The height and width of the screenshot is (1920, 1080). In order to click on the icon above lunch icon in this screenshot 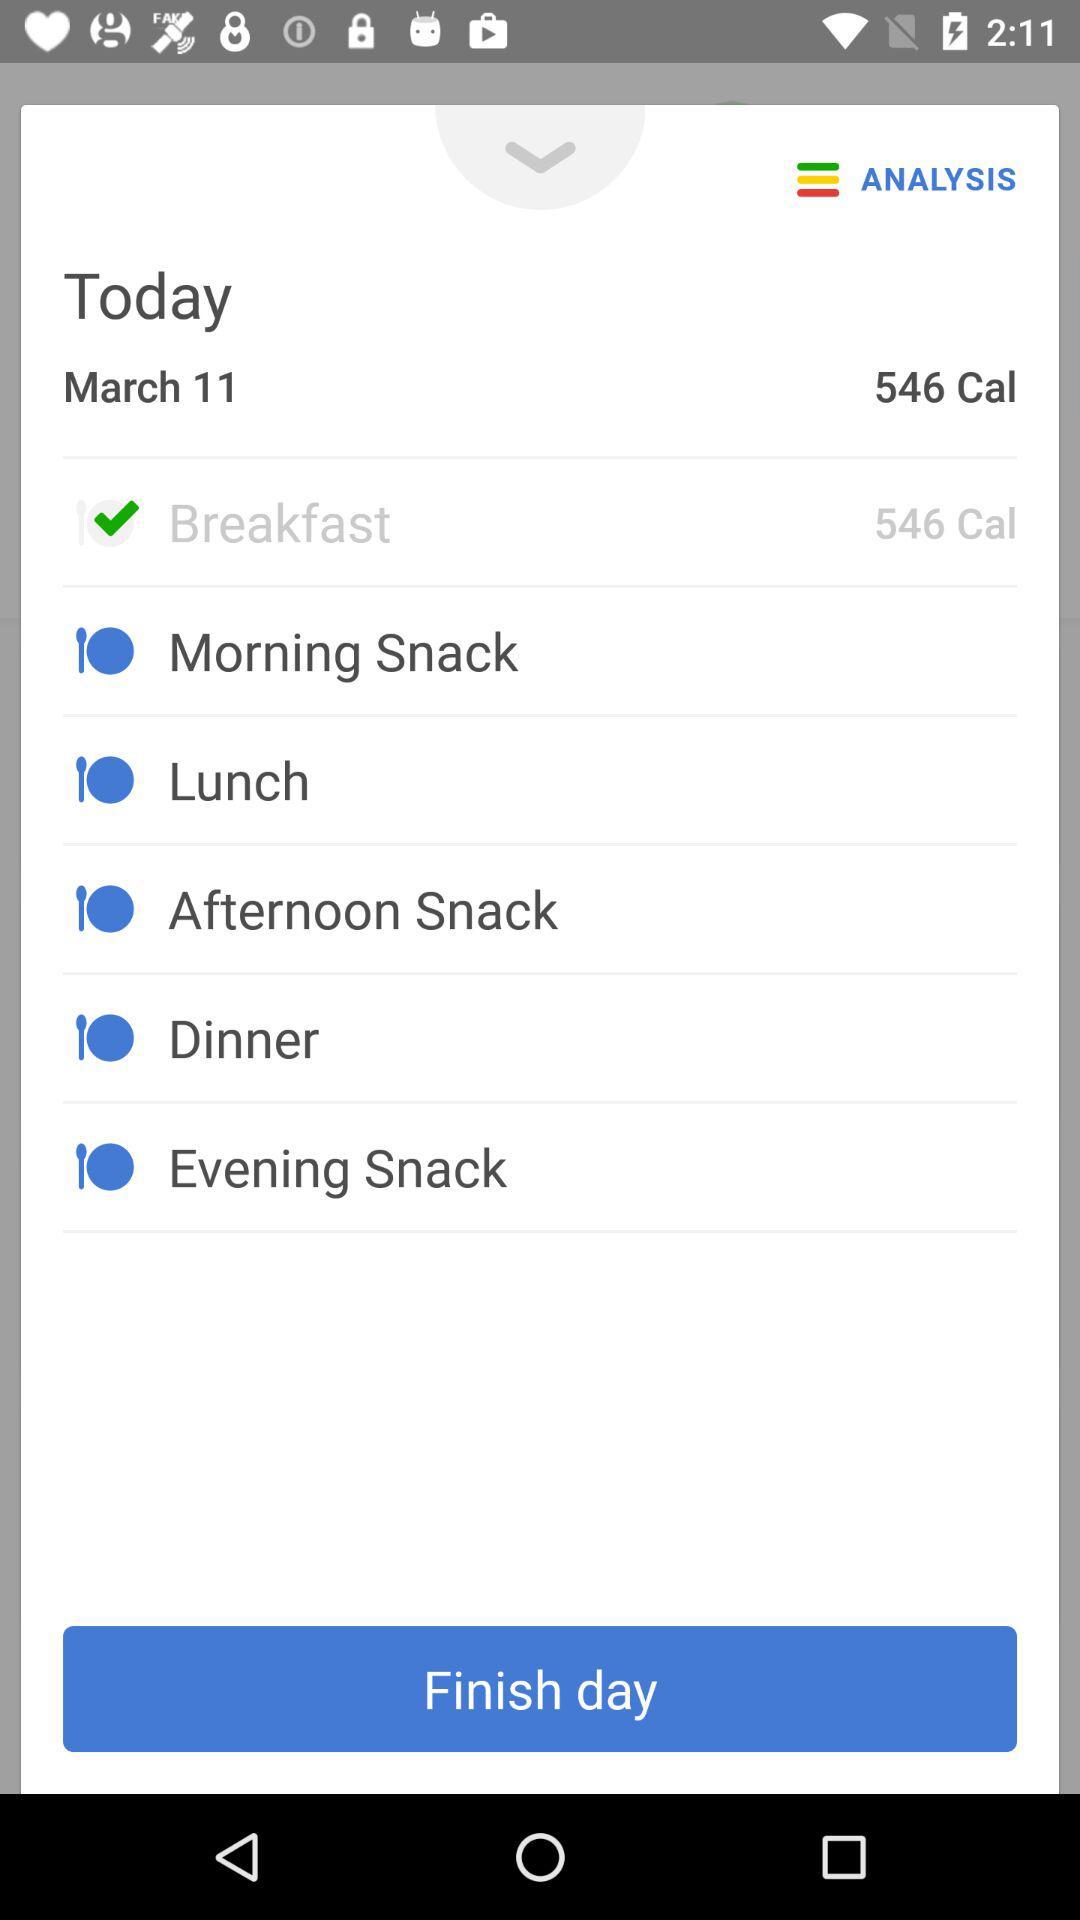, I will do `click(591, 650)`.